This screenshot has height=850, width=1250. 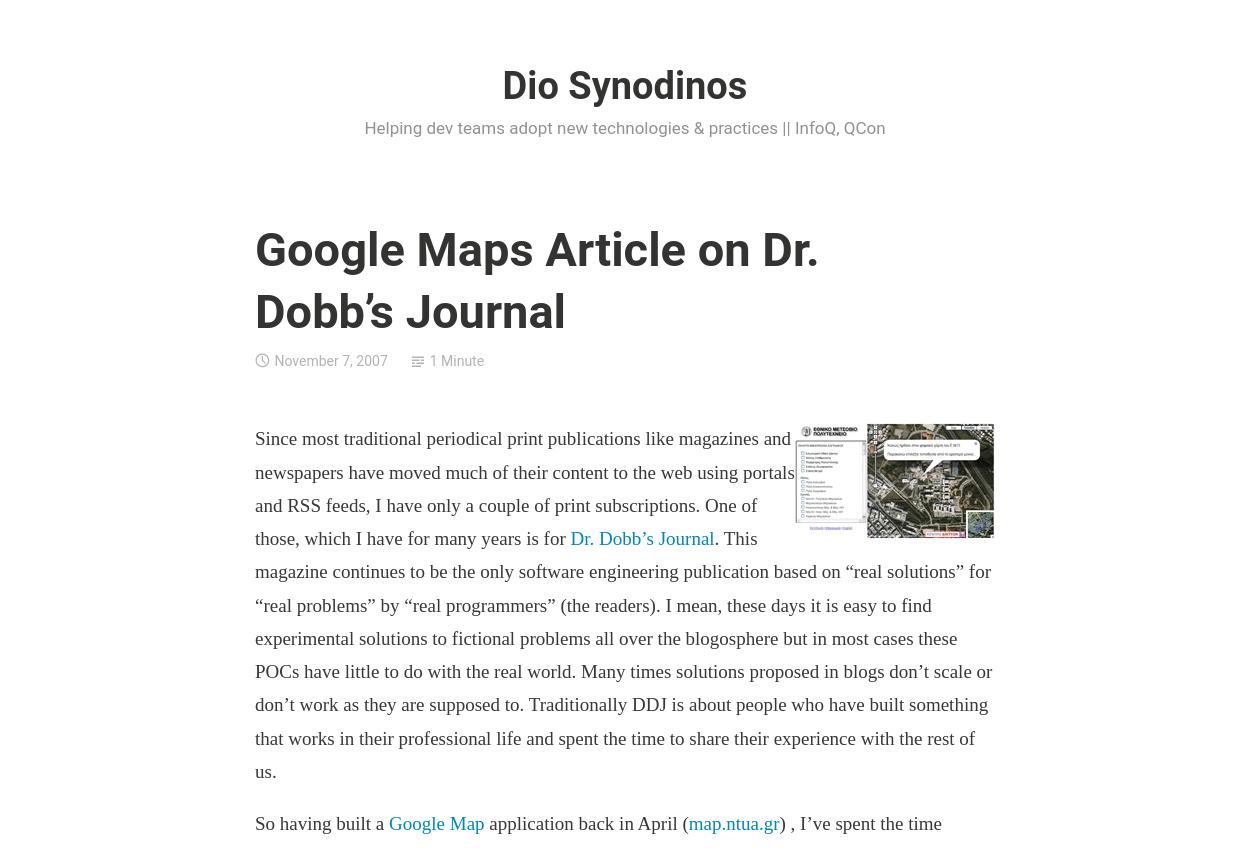 I want to click on 'Since most traditional periodical print publications like magazines and newspapers have moved much of their content to the web using portals and RSS feeds, I have only a couple of print subscriptions. One of those, which I have for many years is for', so click(x=524, y=488).